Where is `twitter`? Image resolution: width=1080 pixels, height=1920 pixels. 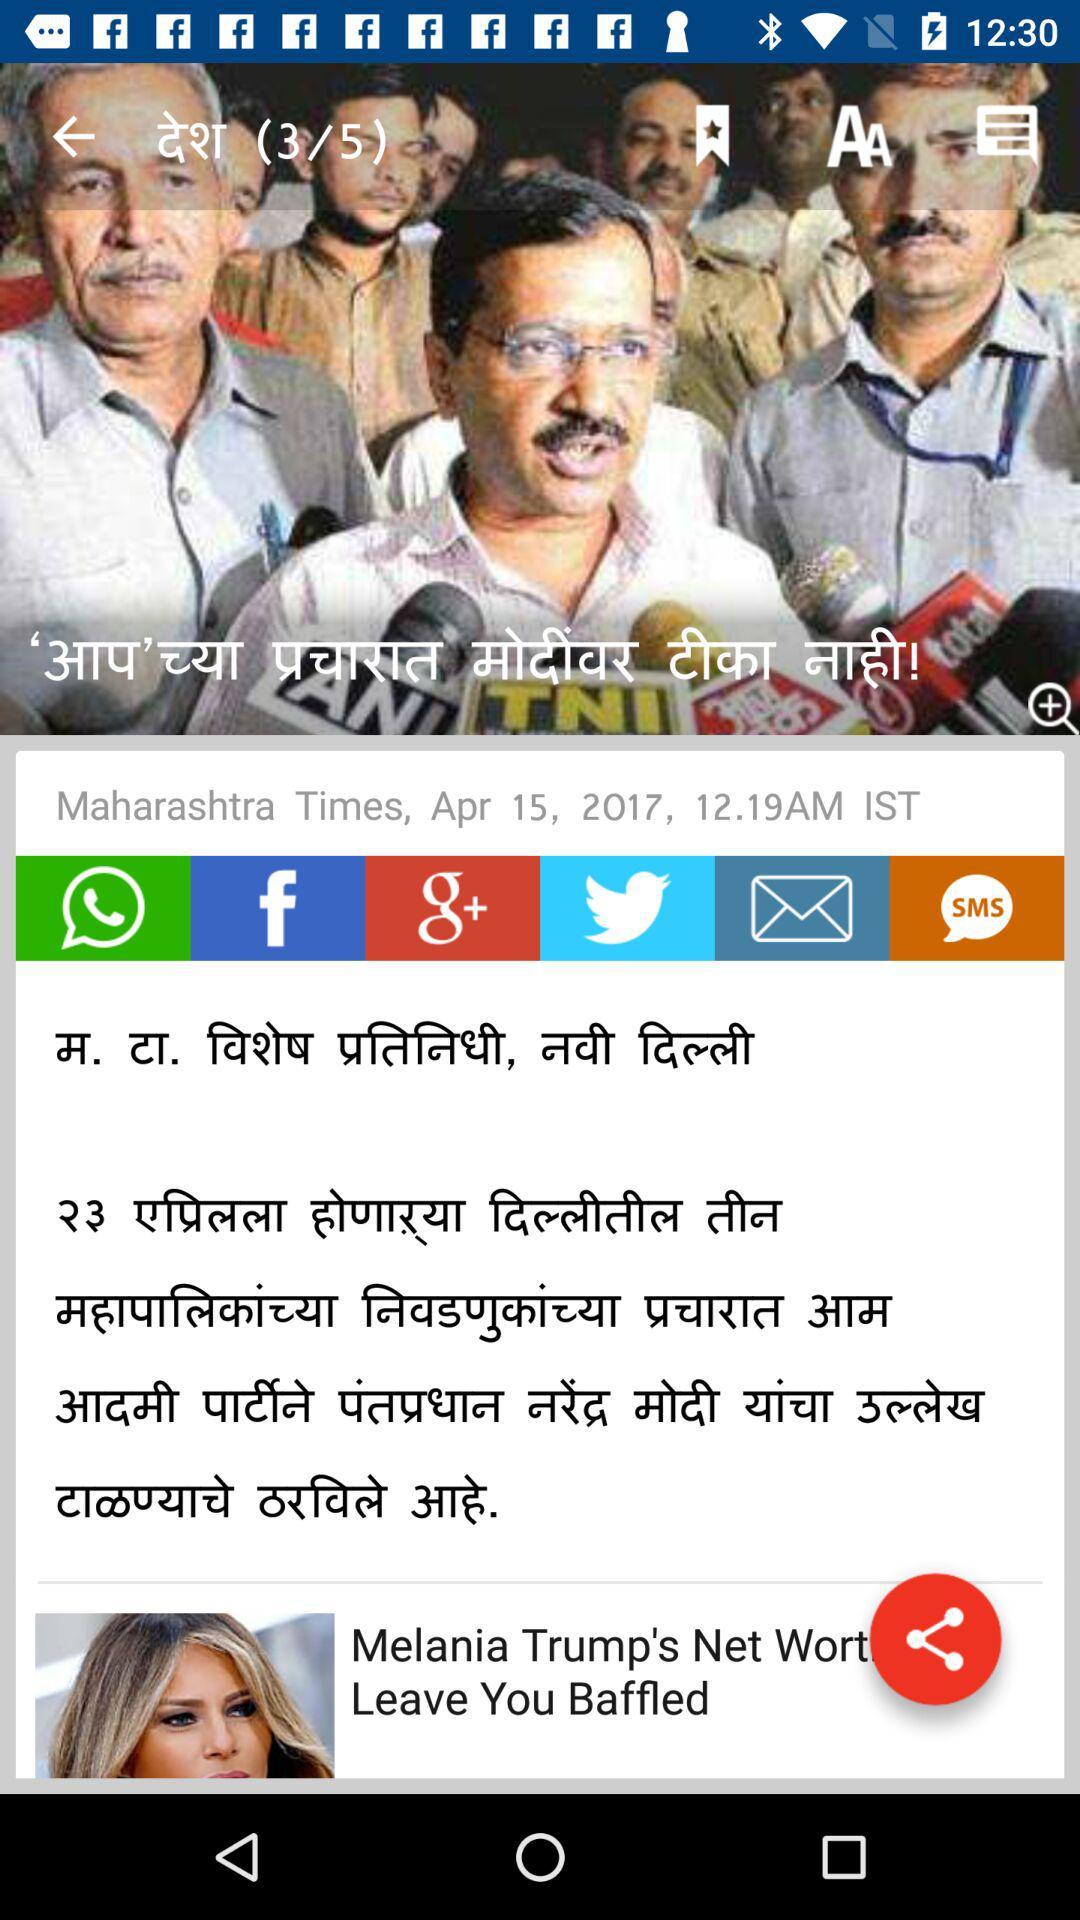
twitter is located at coordinates (626, 907).